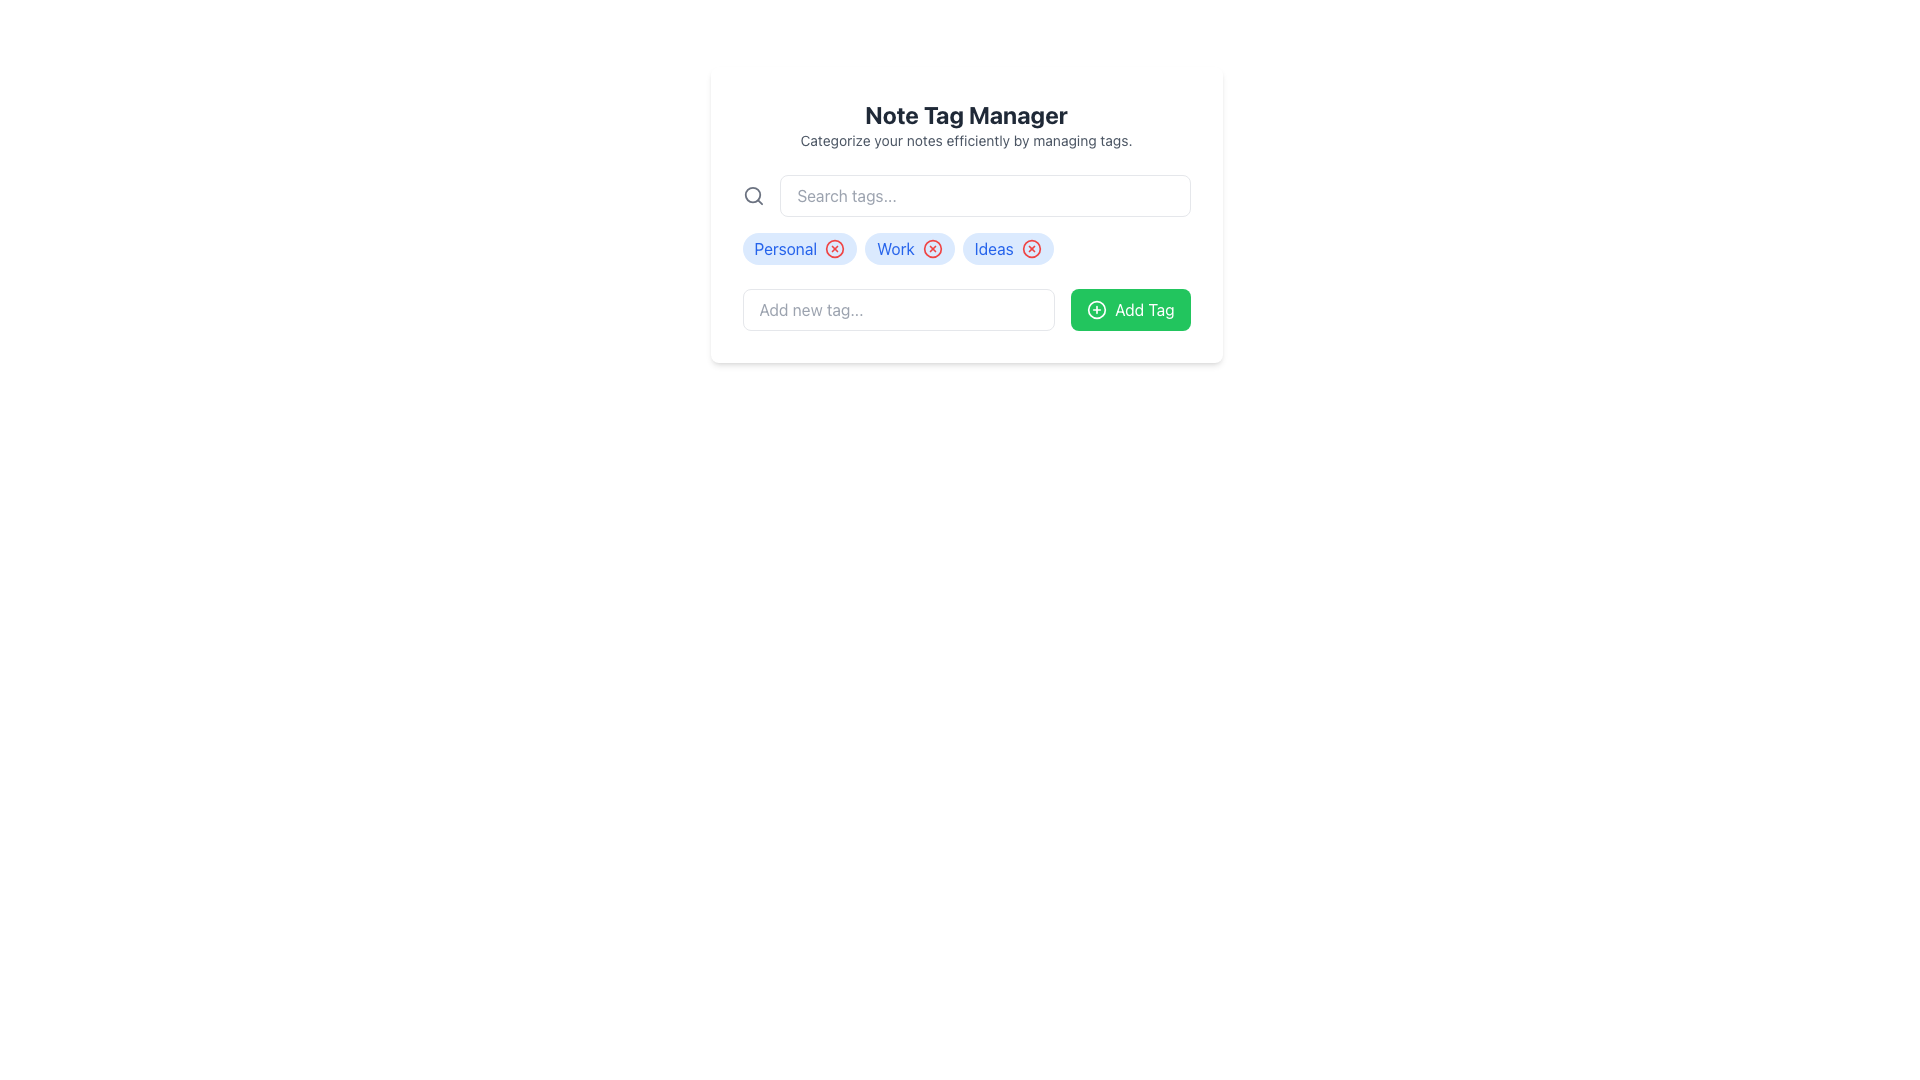 The height and width of the screenshot is (1080, 1920). I want to click on the 'Ideas' tag with a blue background, so click(1008, 248).